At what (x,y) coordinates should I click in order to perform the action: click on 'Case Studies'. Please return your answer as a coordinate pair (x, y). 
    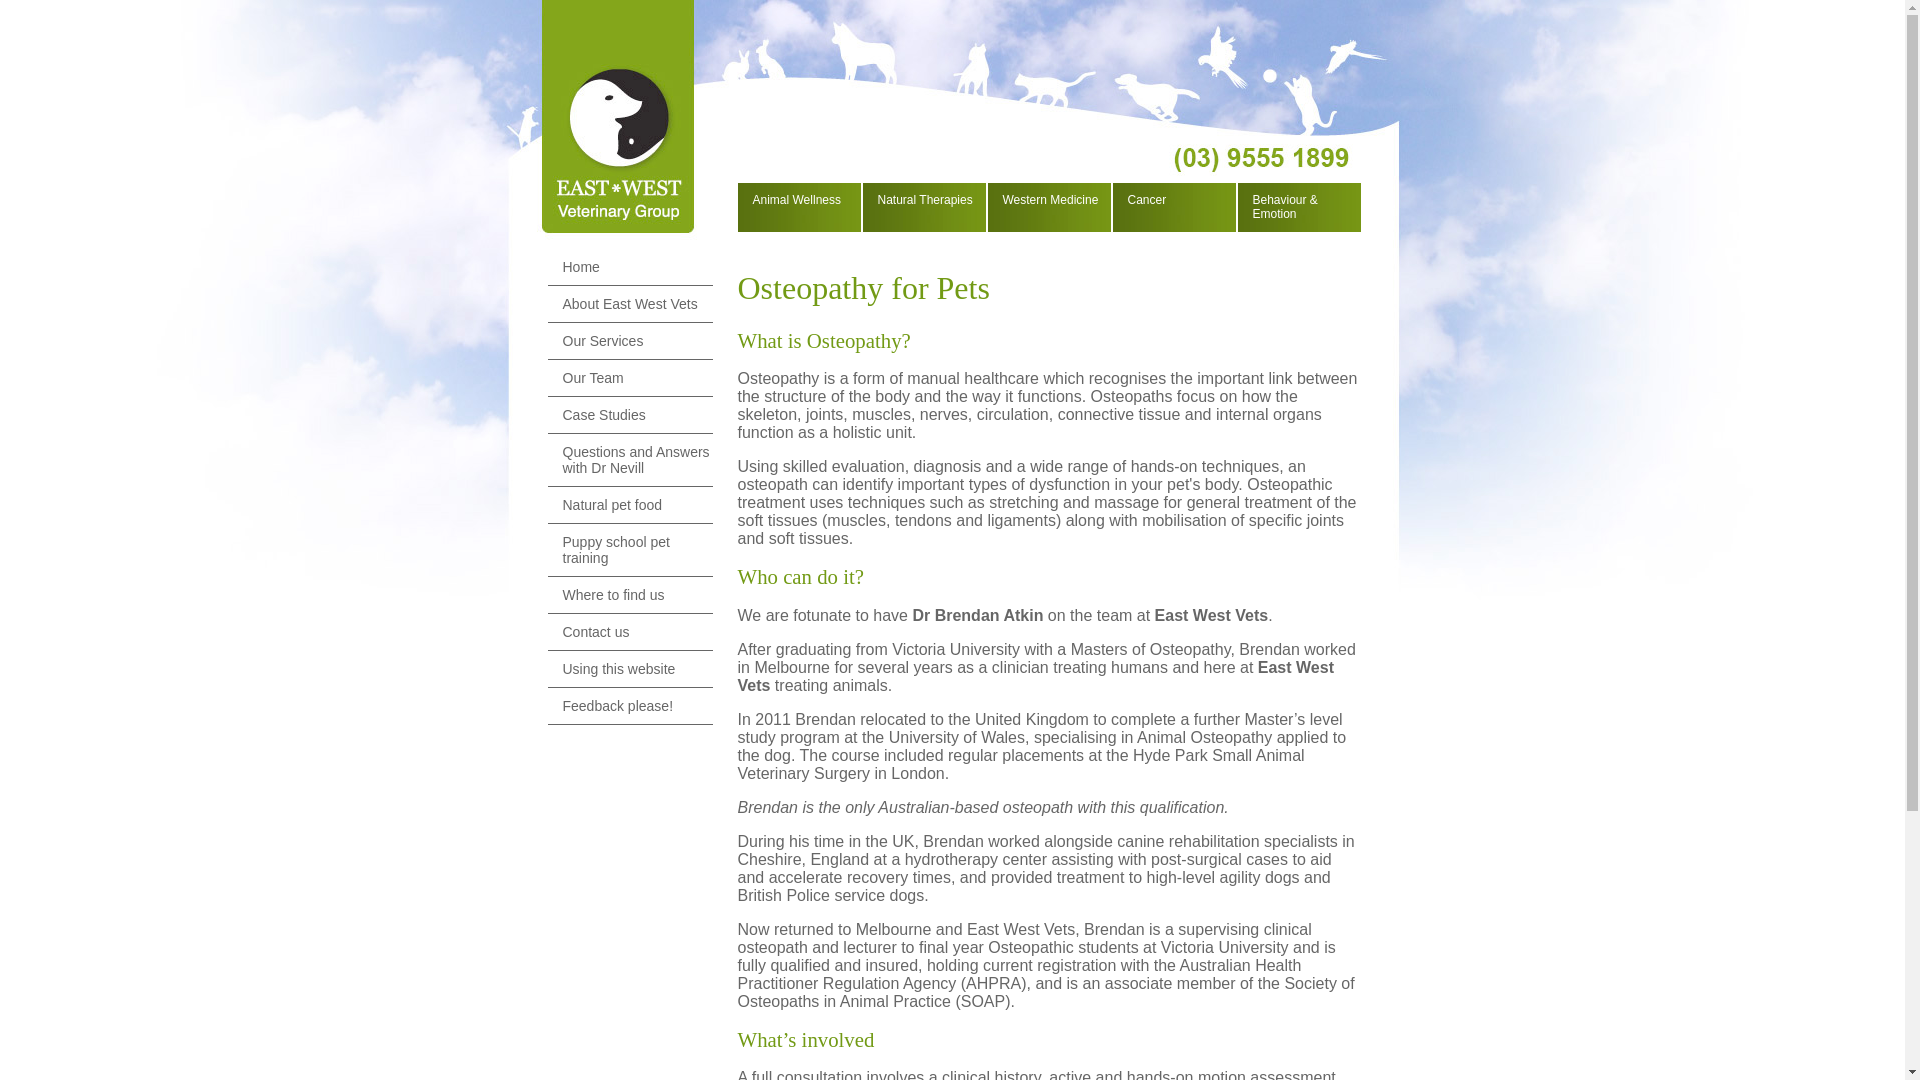
    Looking at the image, I should click on (629, 414).